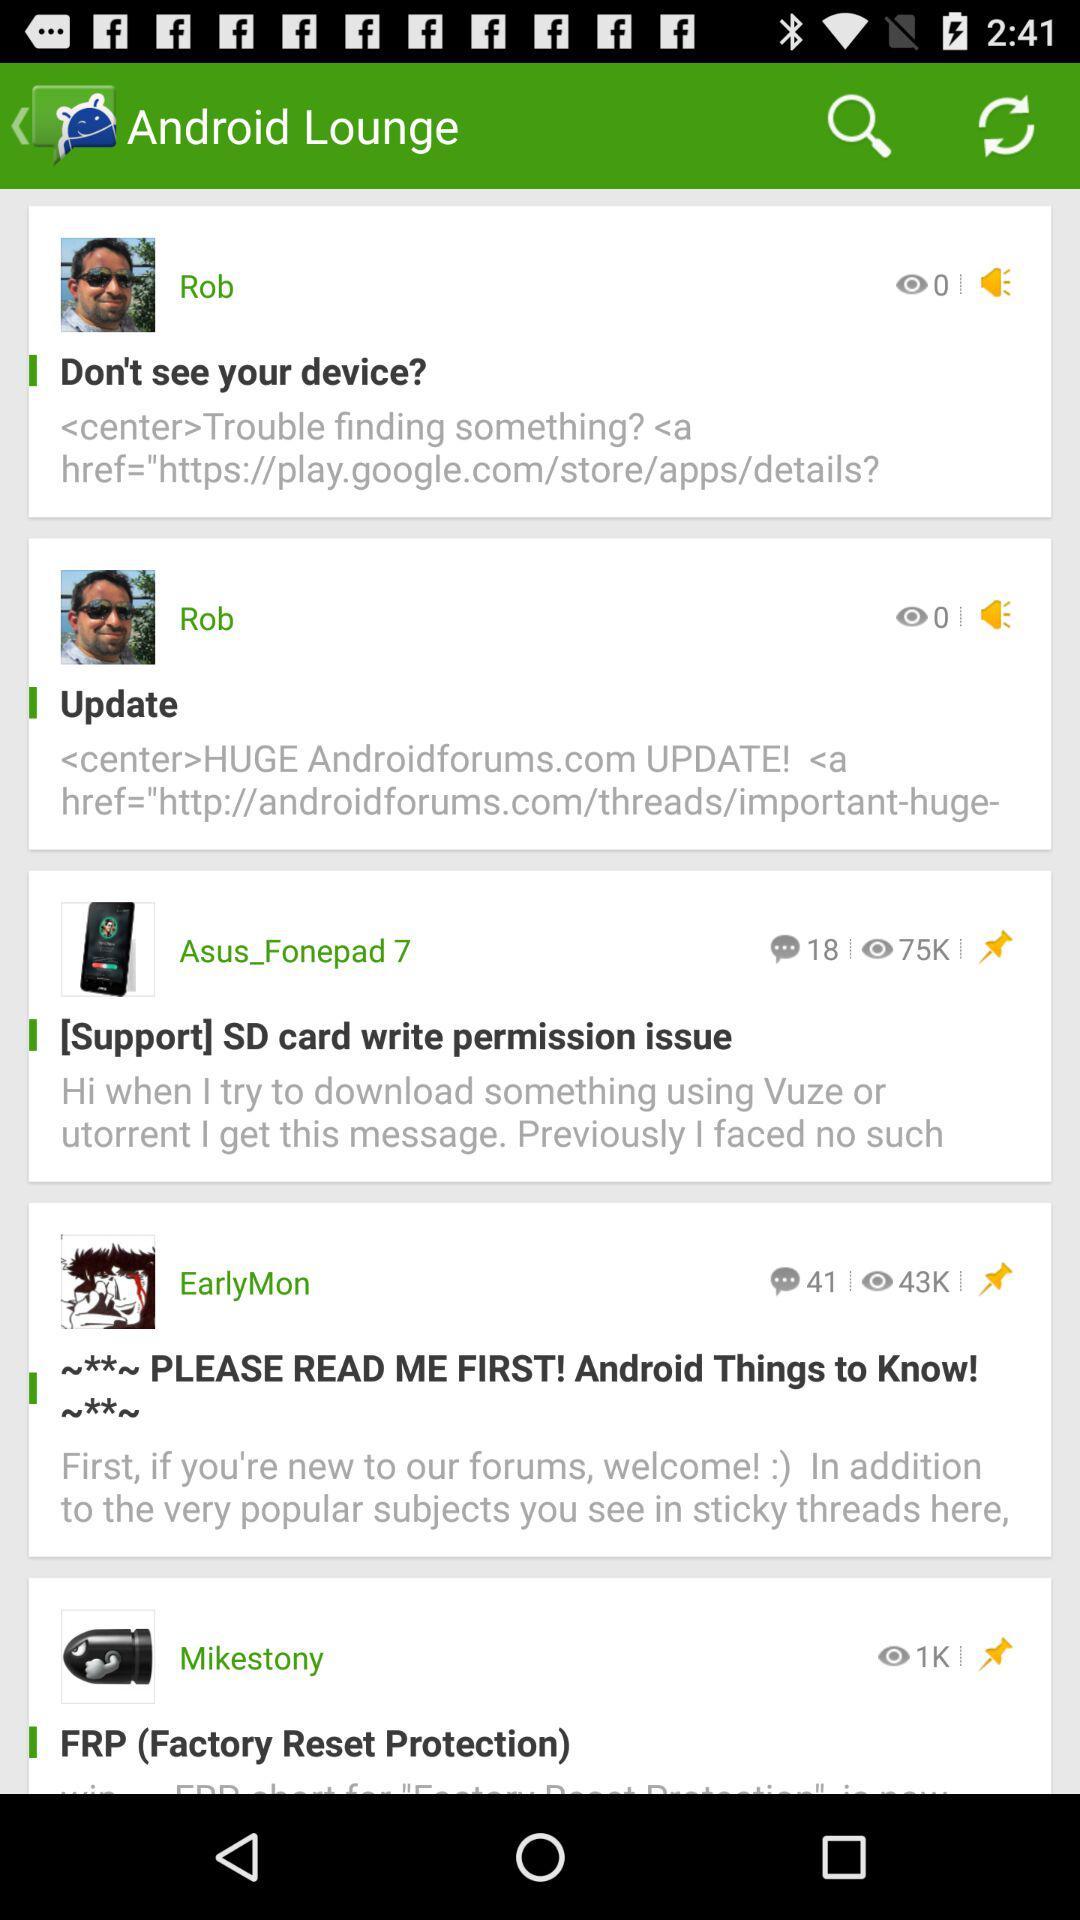 The image size is (1080, 1920). What do you see at coordinates (540, 1123) in the screenshot?
I see `item below support sd card item` at bounding box center [540, 1123].